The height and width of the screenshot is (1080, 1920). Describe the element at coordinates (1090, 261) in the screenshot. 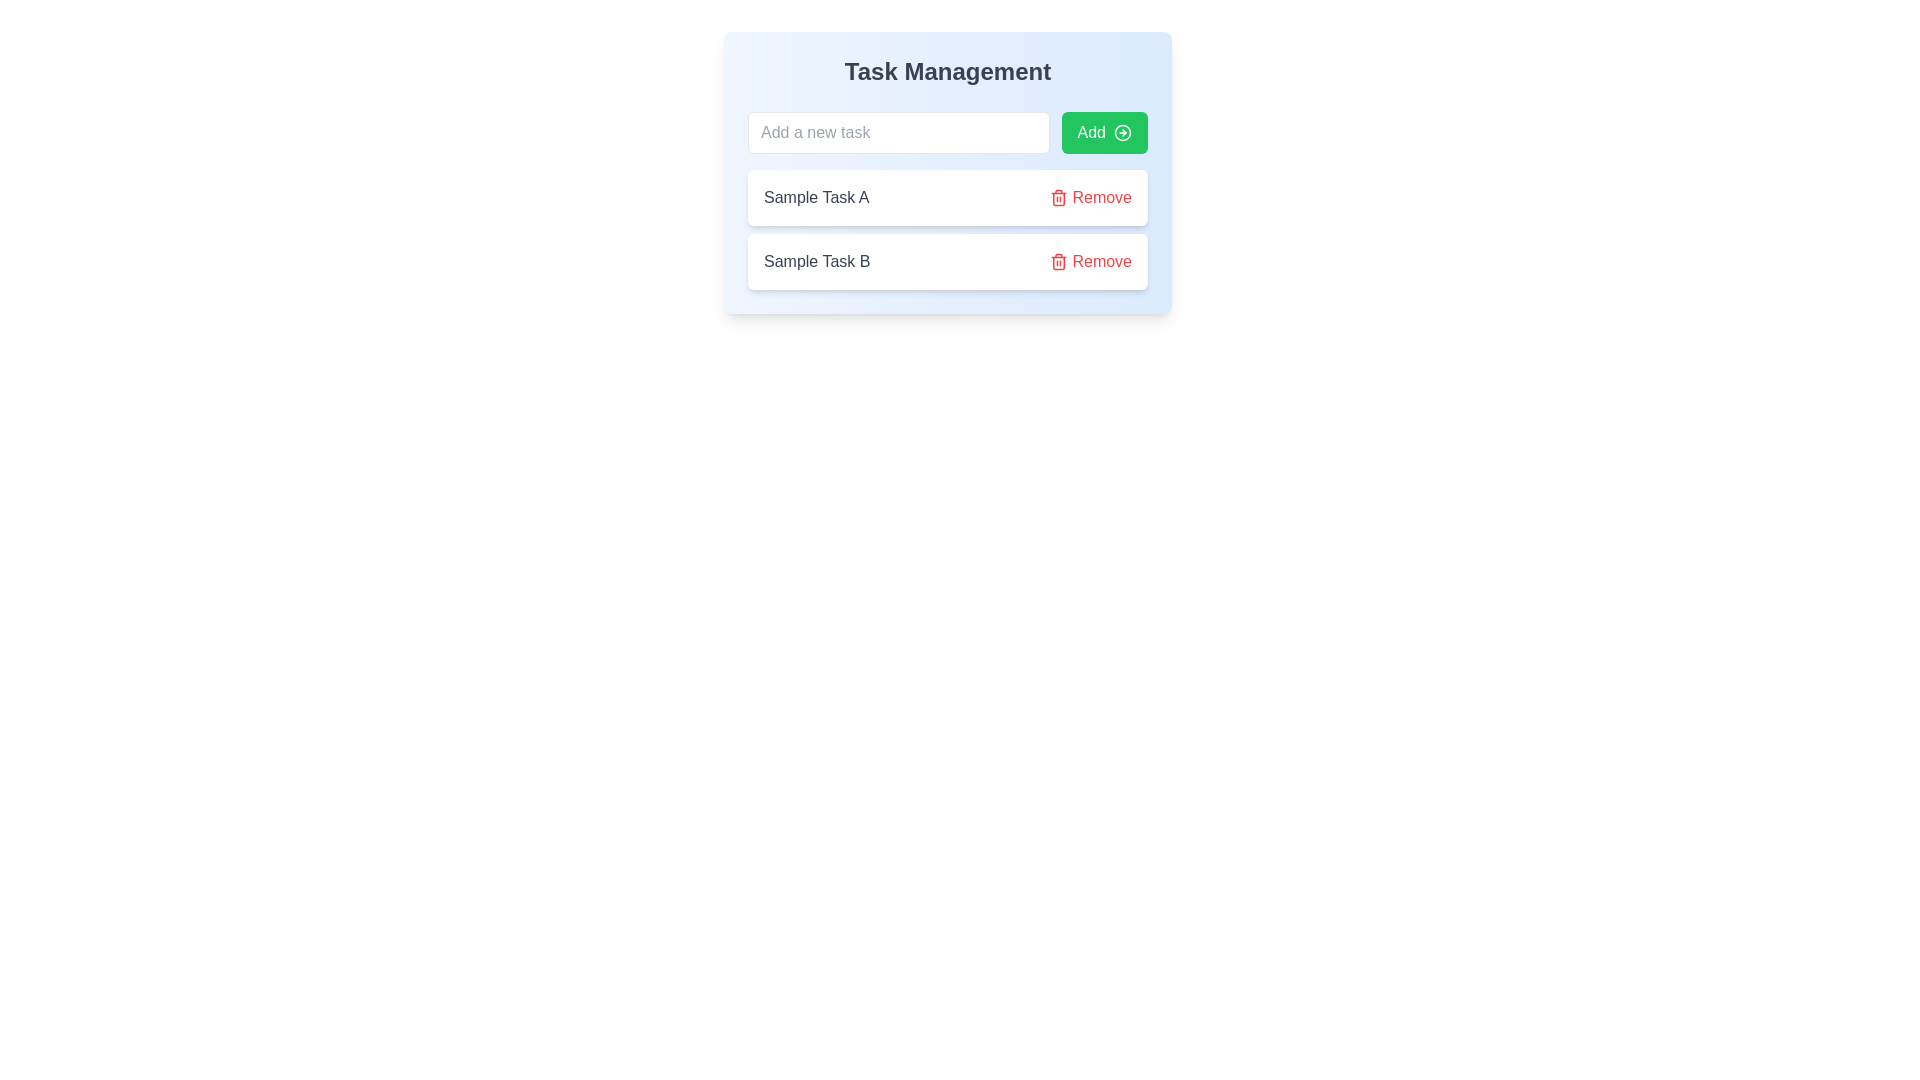

I see `the second 'Remove' button associated with 'Sample Task B'` at that location.